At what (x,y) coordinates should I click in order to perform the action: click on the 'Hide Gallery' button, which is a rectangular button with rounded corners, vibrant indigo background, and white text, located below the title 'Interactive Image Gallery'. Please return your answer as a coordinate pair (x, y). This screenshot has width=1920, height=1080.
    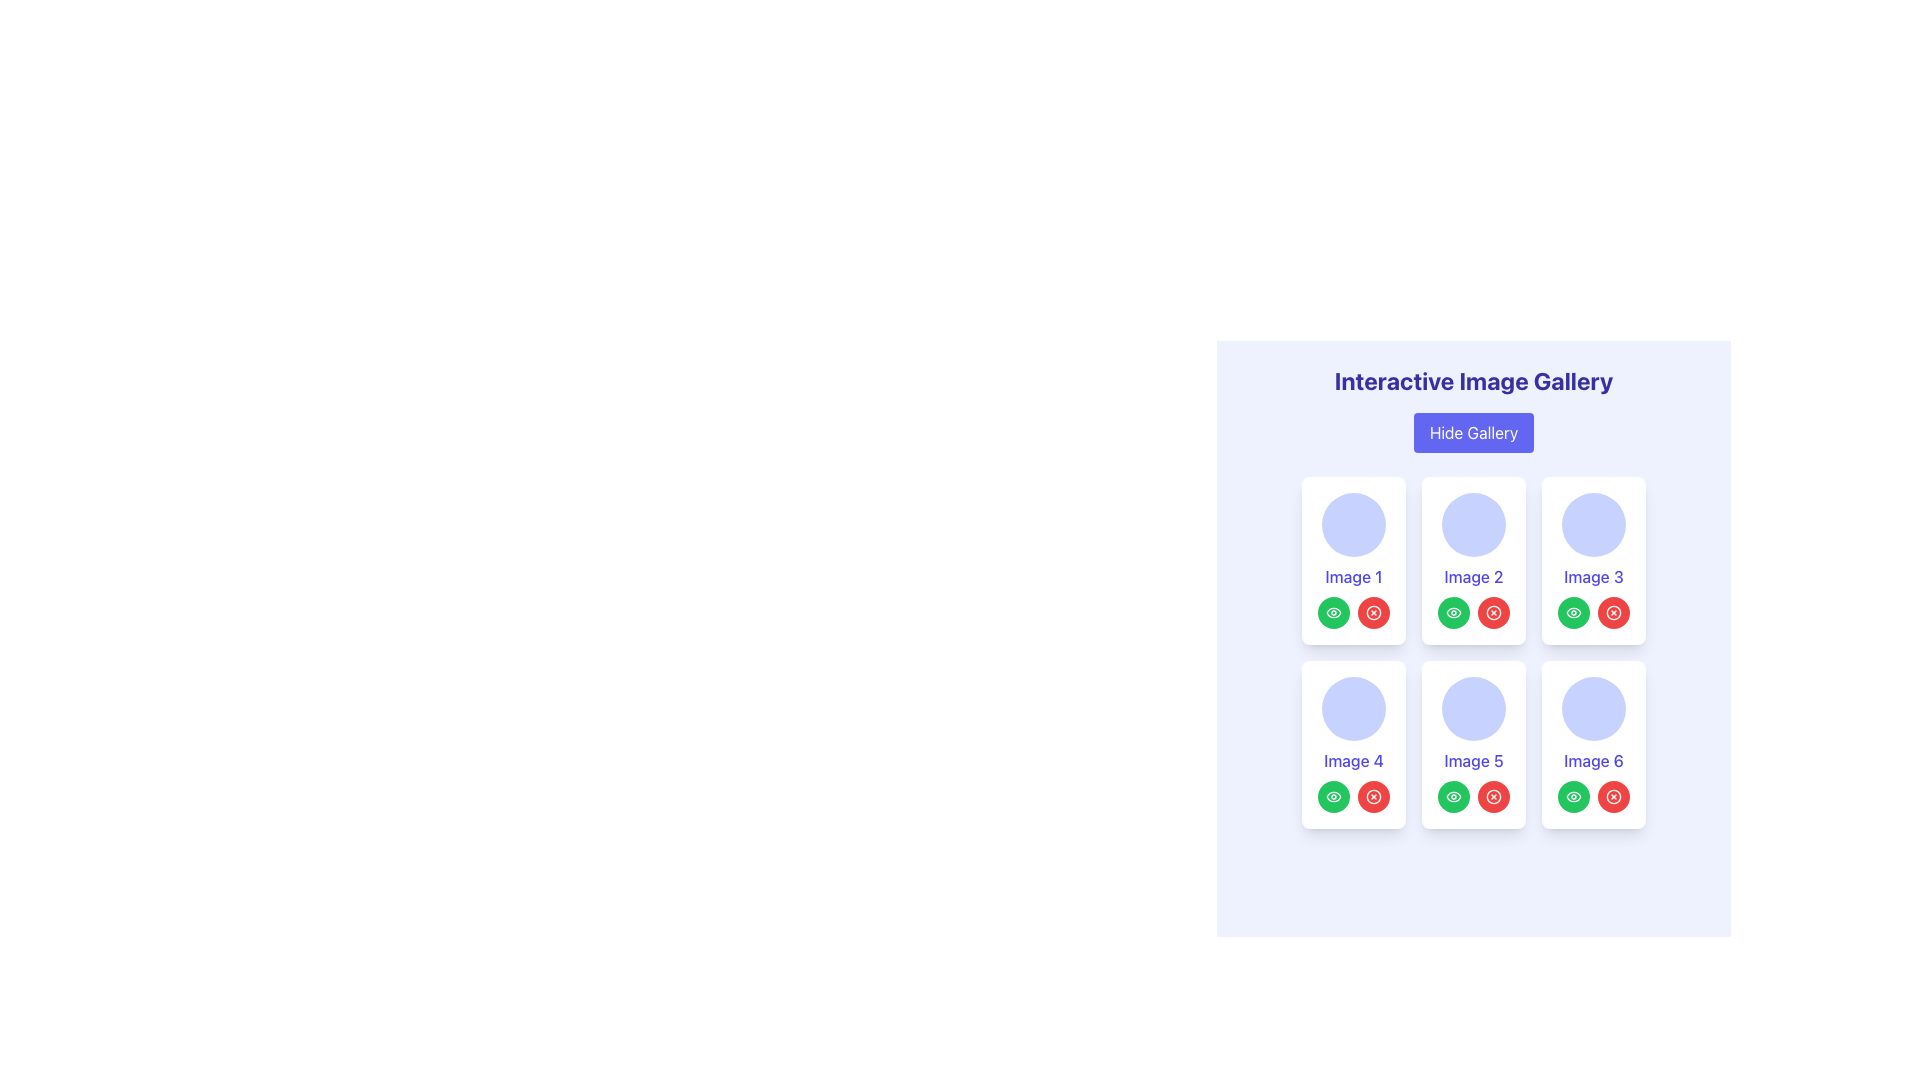
    Looking at the image, I should click on (1473, 431).